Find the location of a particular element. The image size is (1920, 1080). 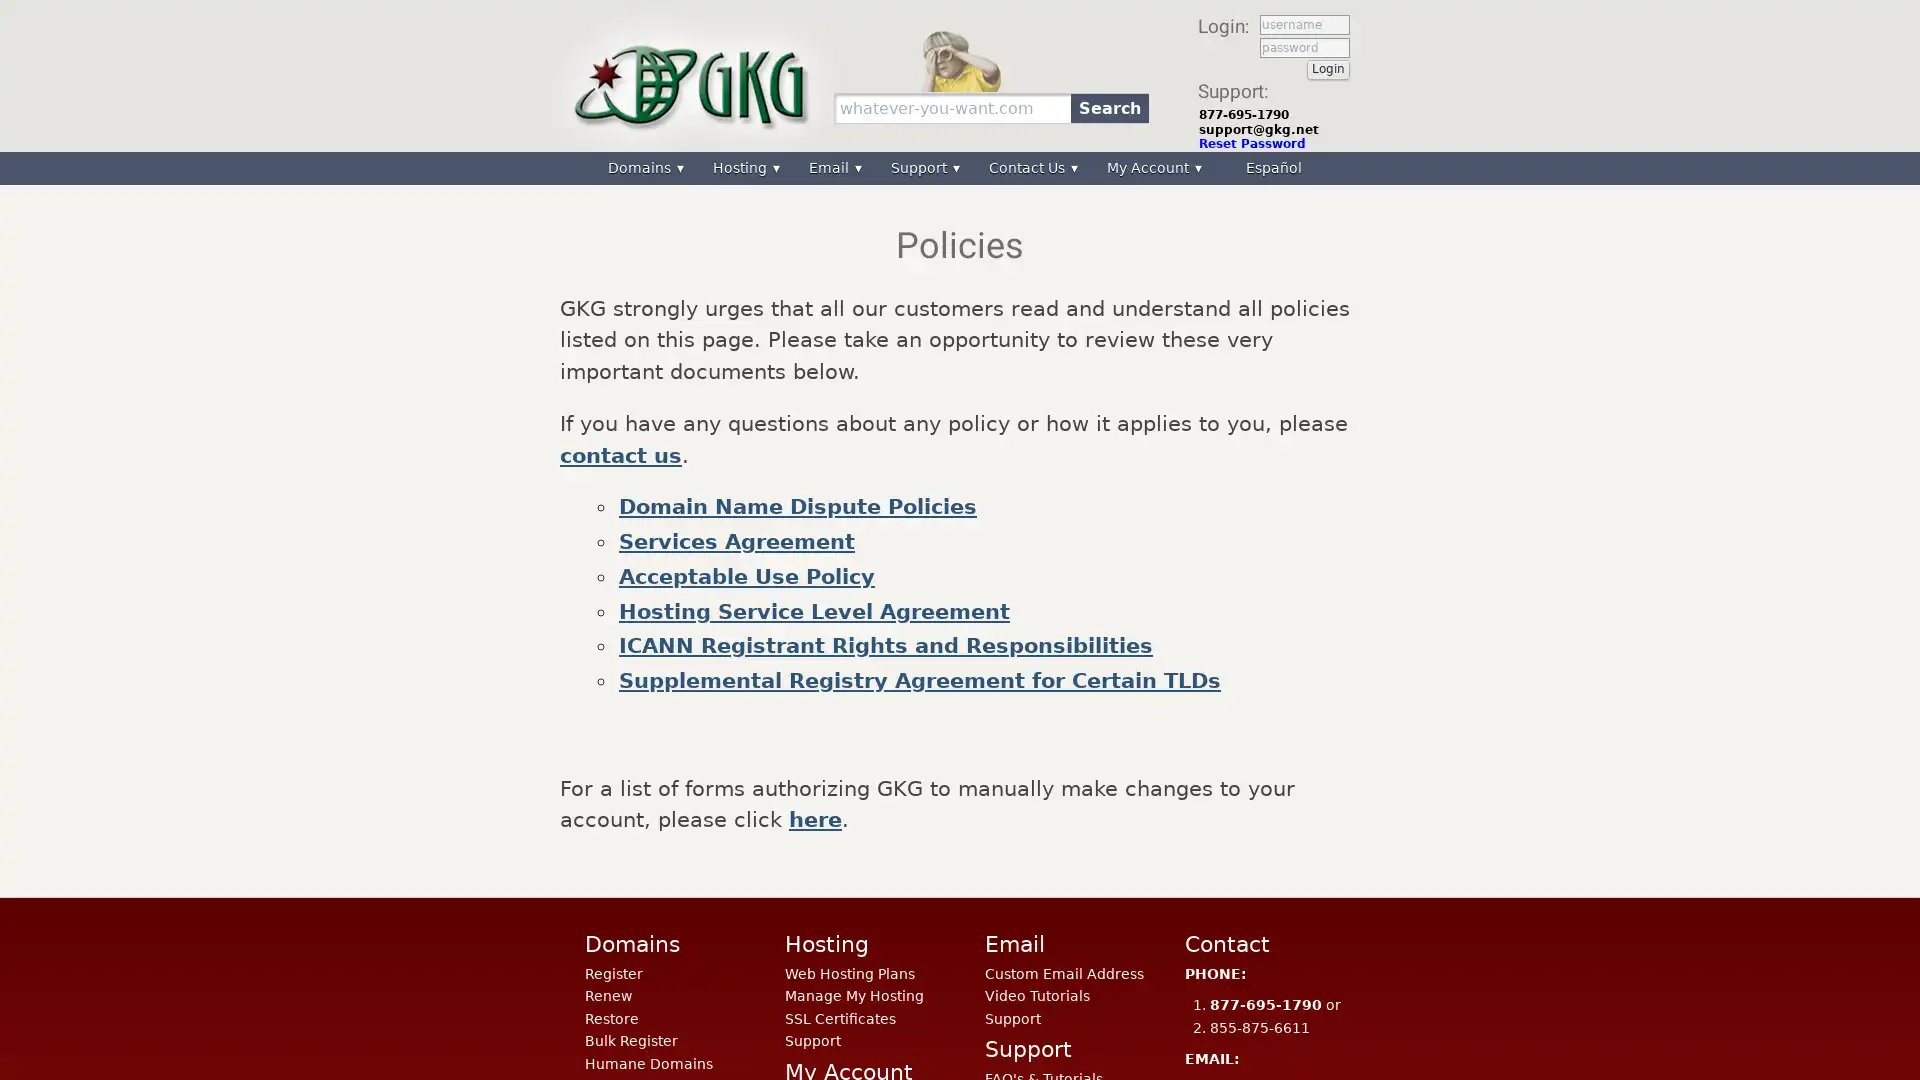

Login is located at coordinates (1328, 68).